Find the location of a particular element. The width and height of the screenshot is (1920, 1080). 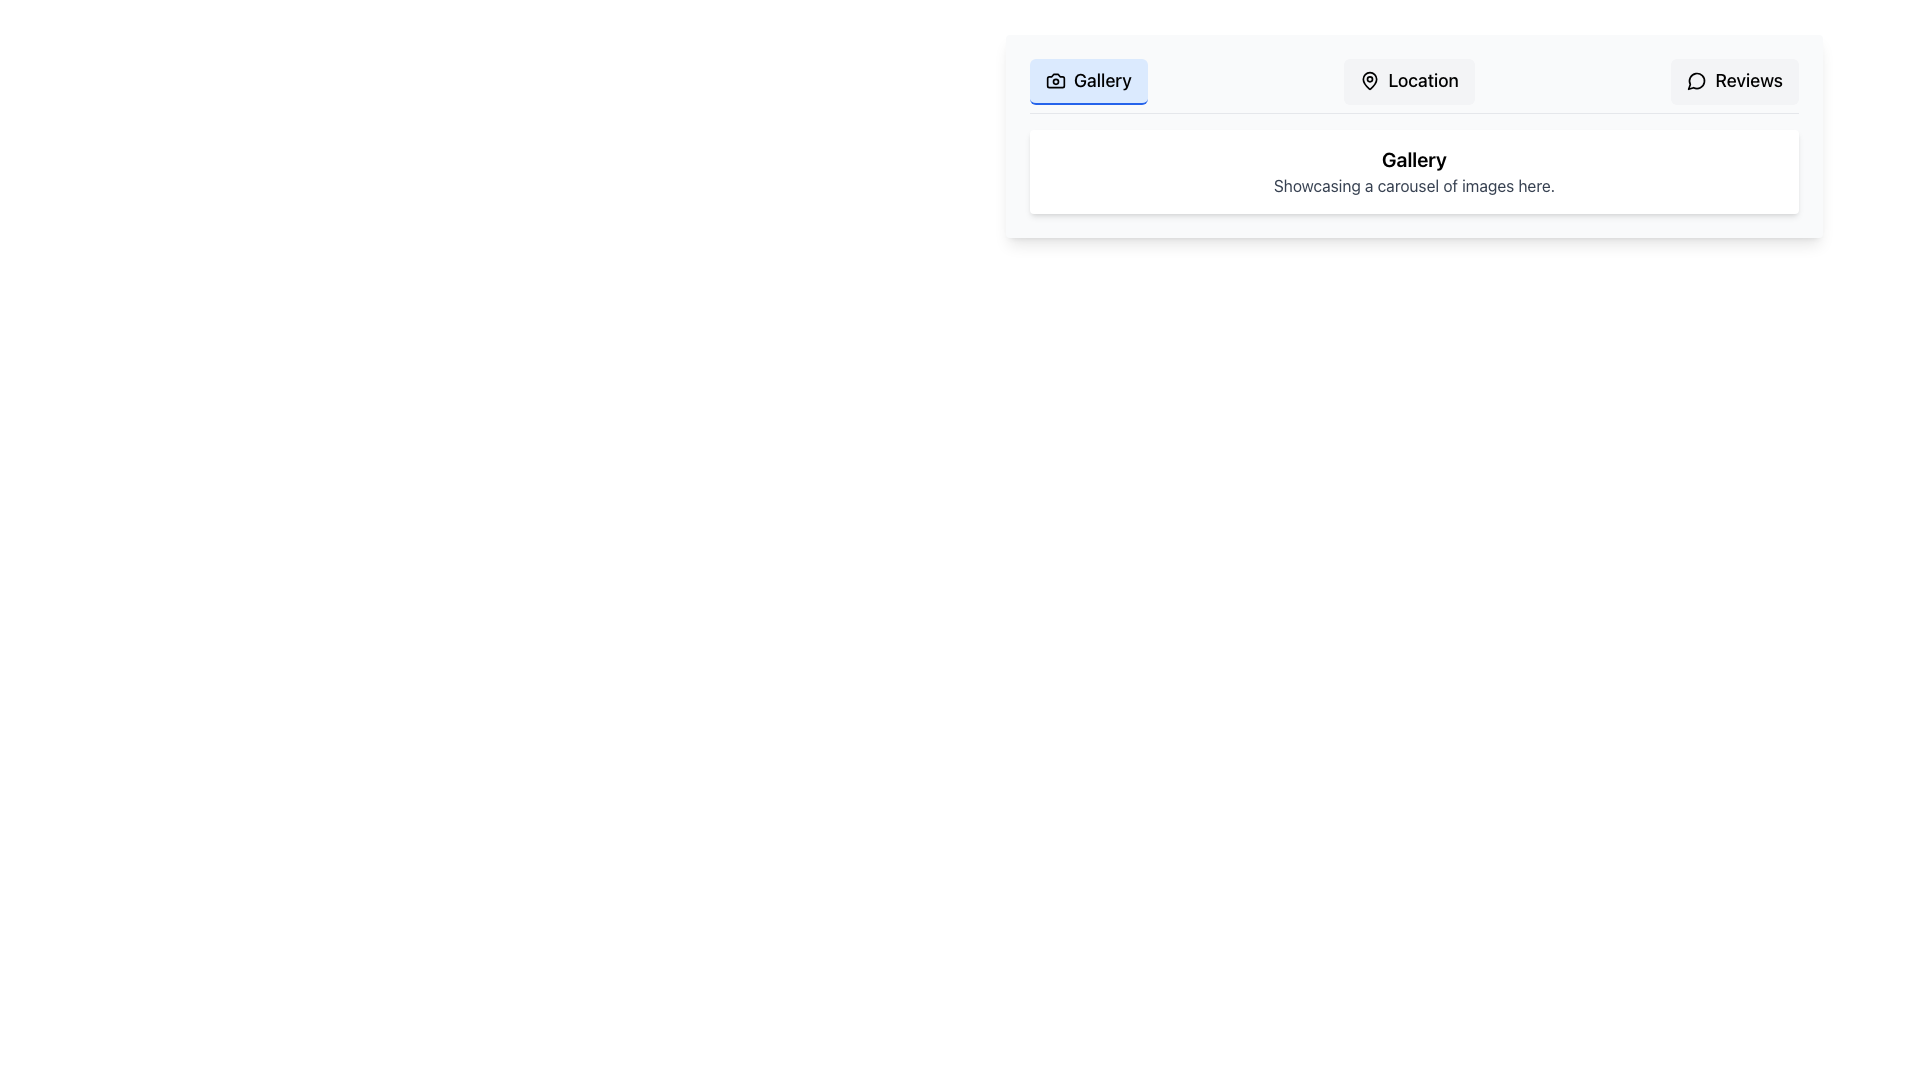

the 'Reviews' button with keyboard navigation is located at coordinates (1734, 80).